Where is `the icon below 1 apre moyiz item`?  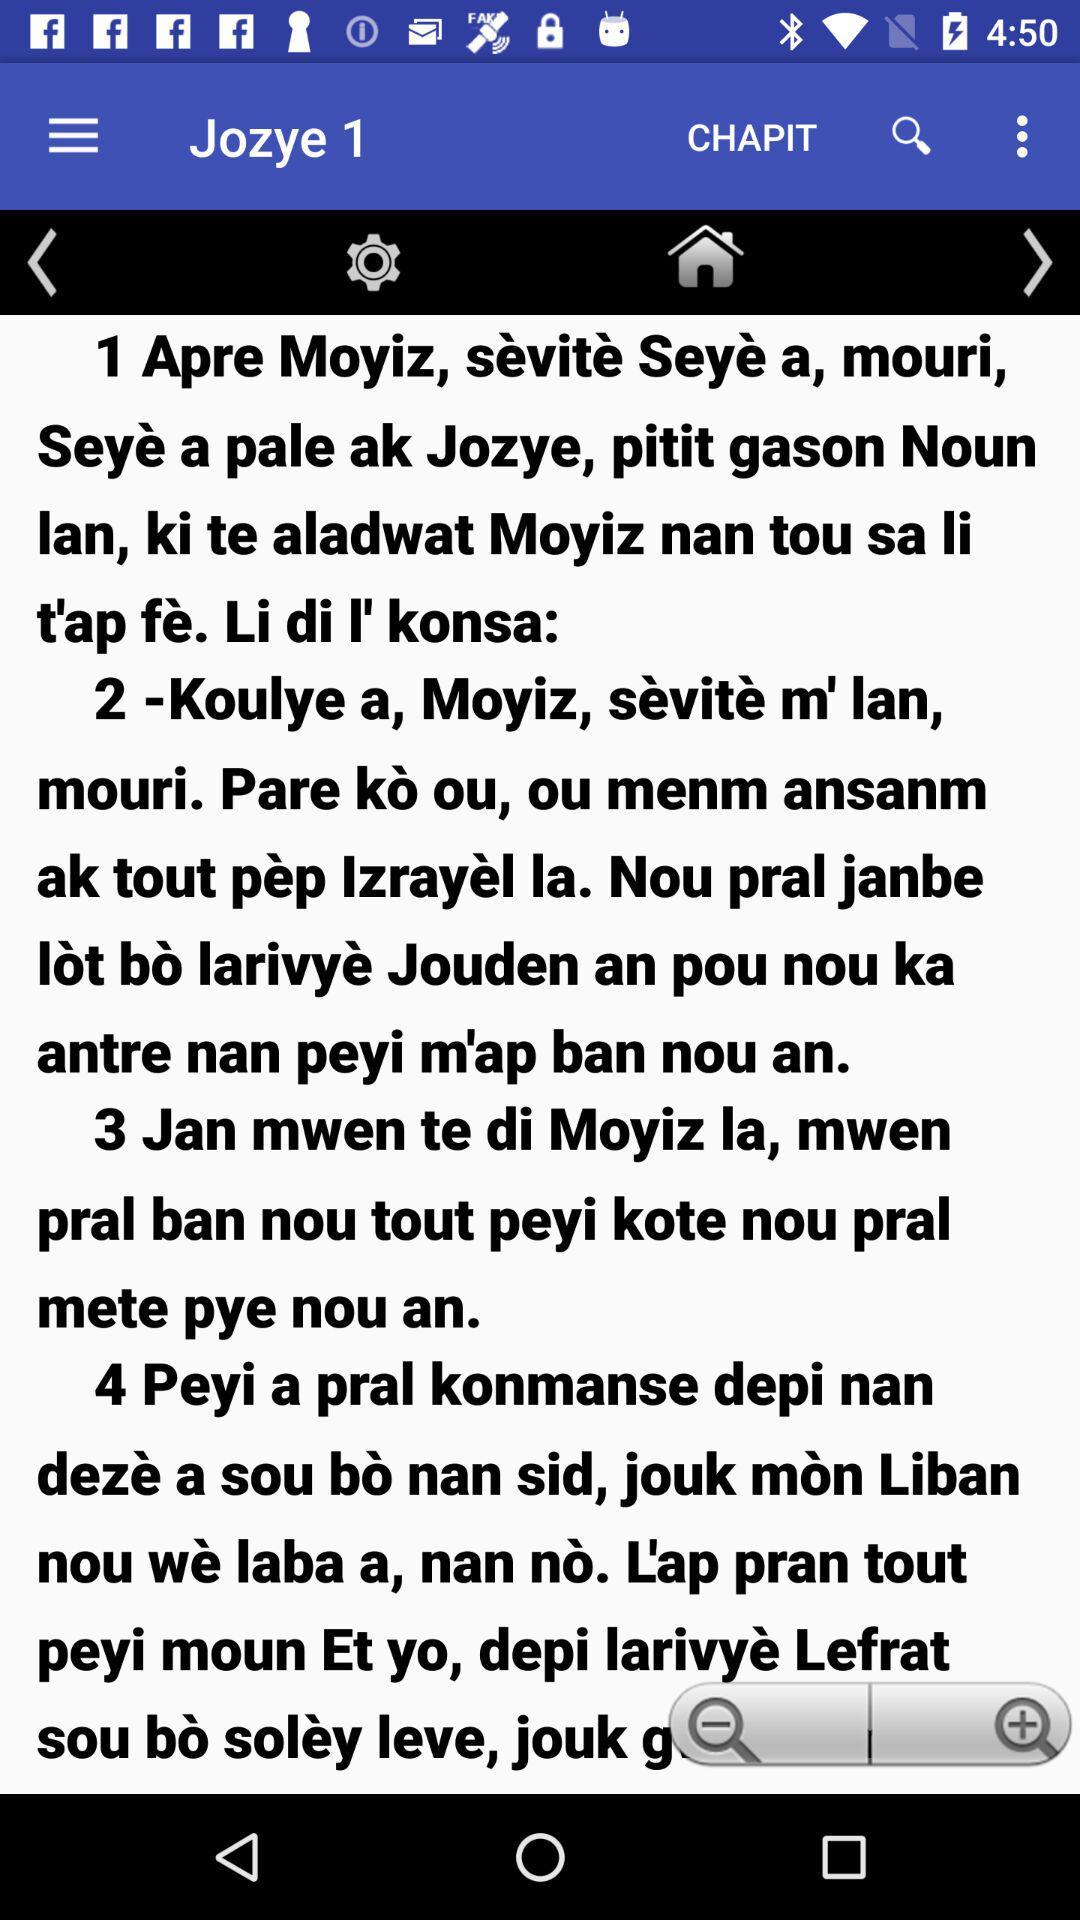 the icon below 1 apre moyiz item is located at coordinates (540, 873).